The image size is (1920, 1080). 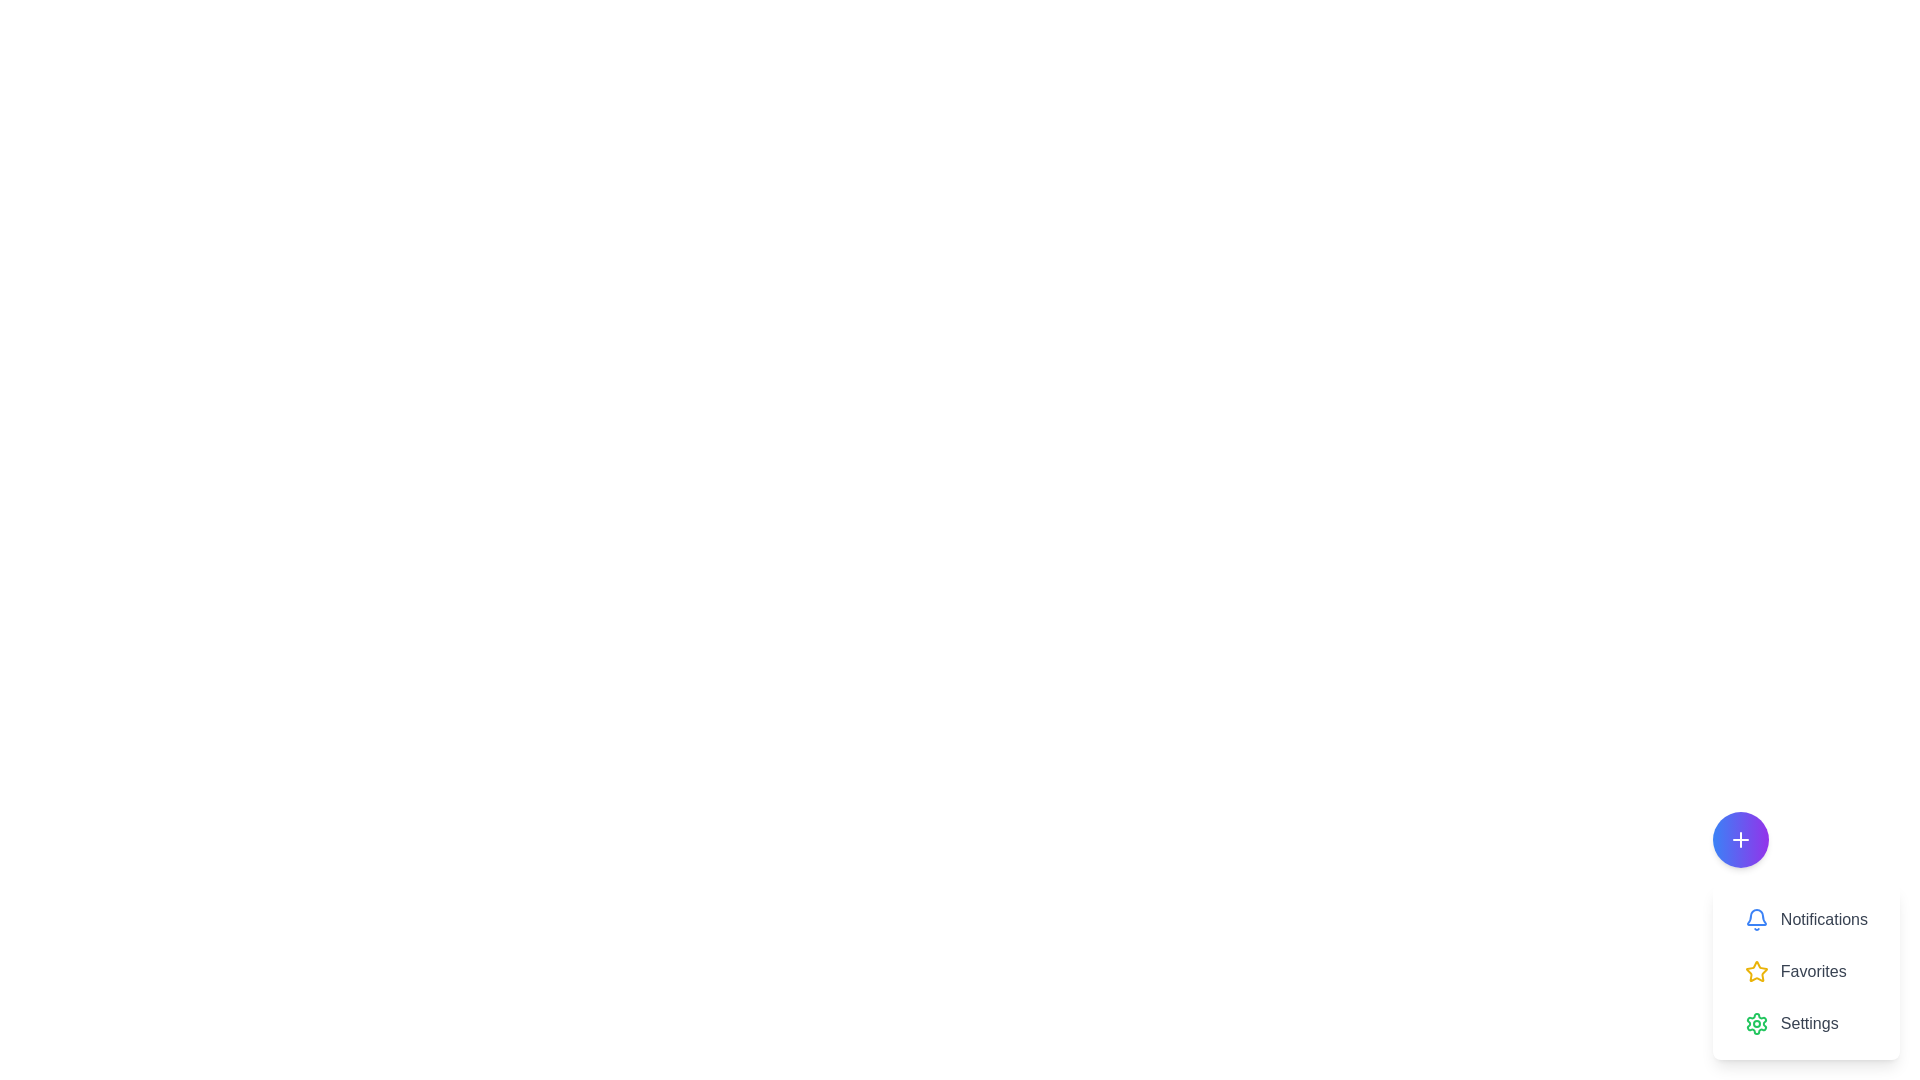 I want to click on descriptive text label for the 'Favorites' option located in the bottom-right area of the interface, positioned between the 'Notifications' and 'Settings' icons, so click(x=1813, y=971).